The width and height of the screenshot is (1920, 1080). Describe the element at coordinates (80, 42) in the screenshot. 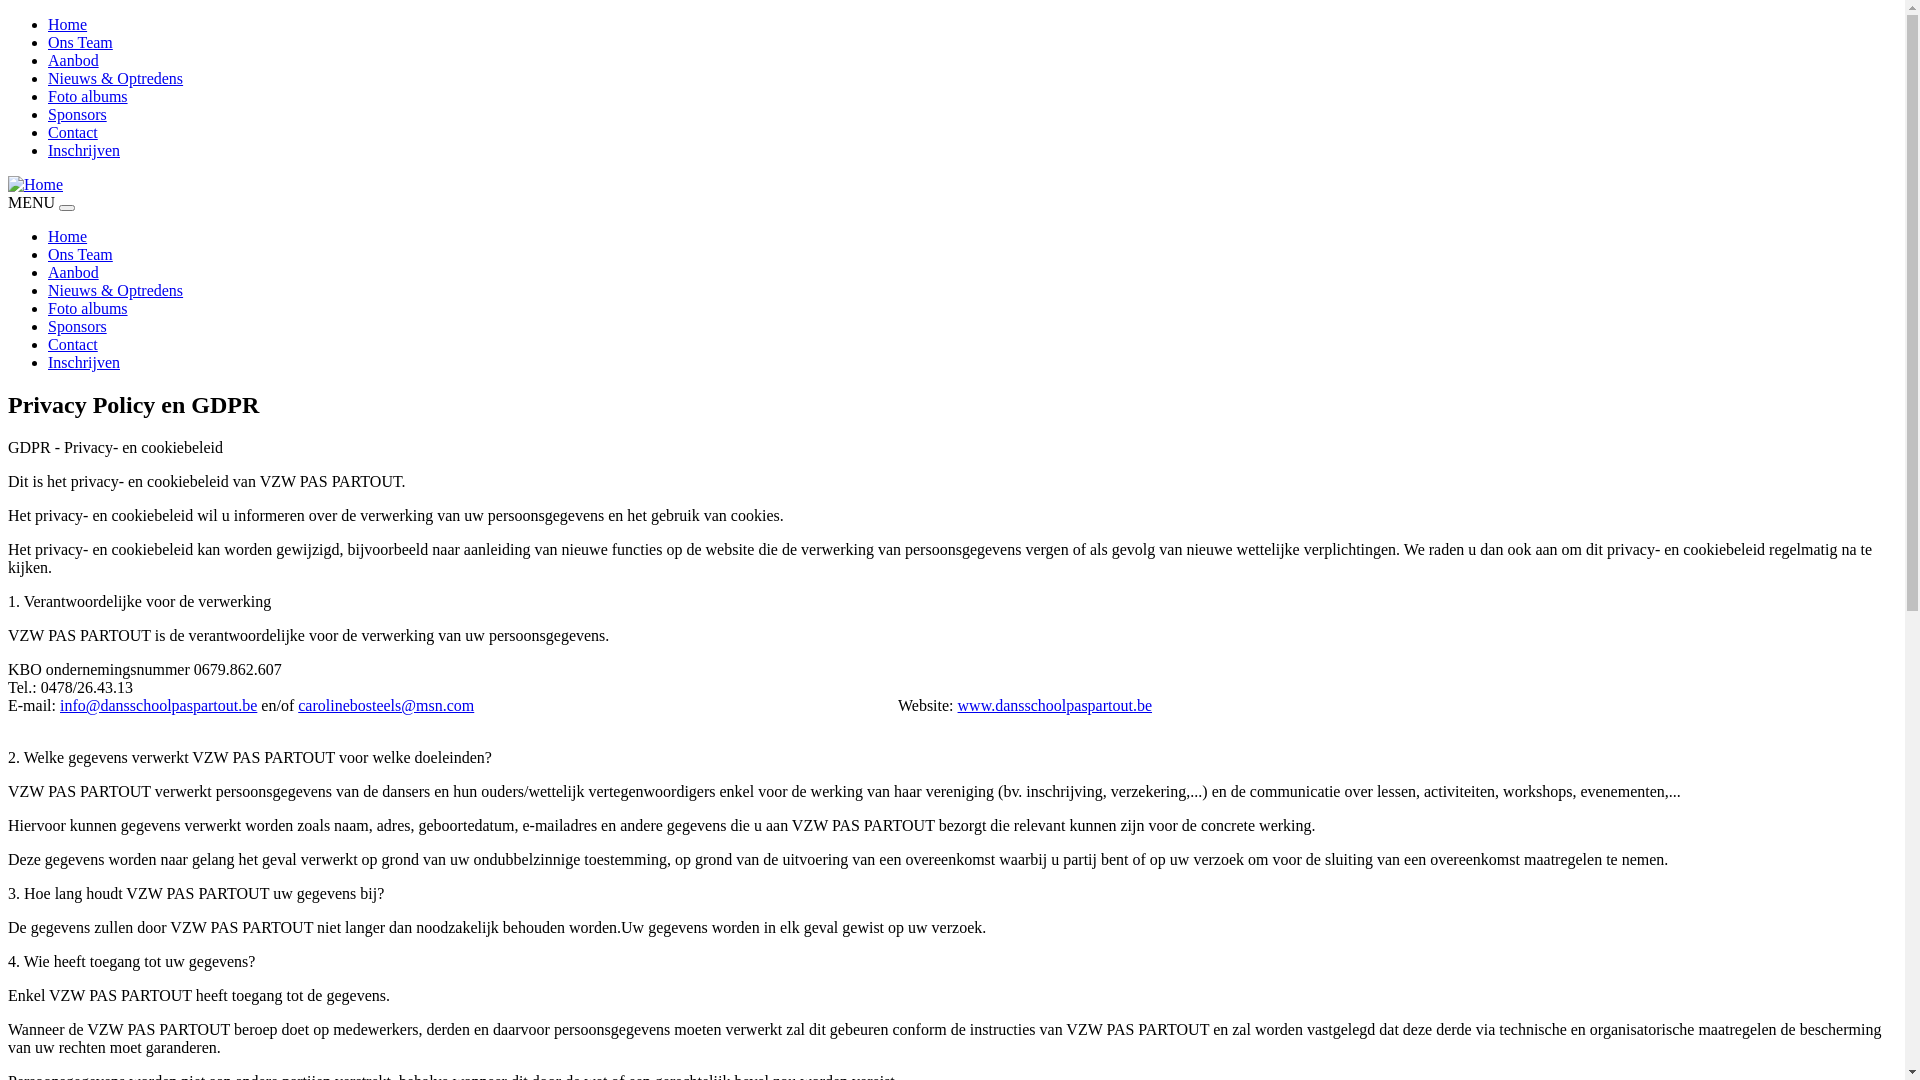

I see `'Ons Team'` at that location.